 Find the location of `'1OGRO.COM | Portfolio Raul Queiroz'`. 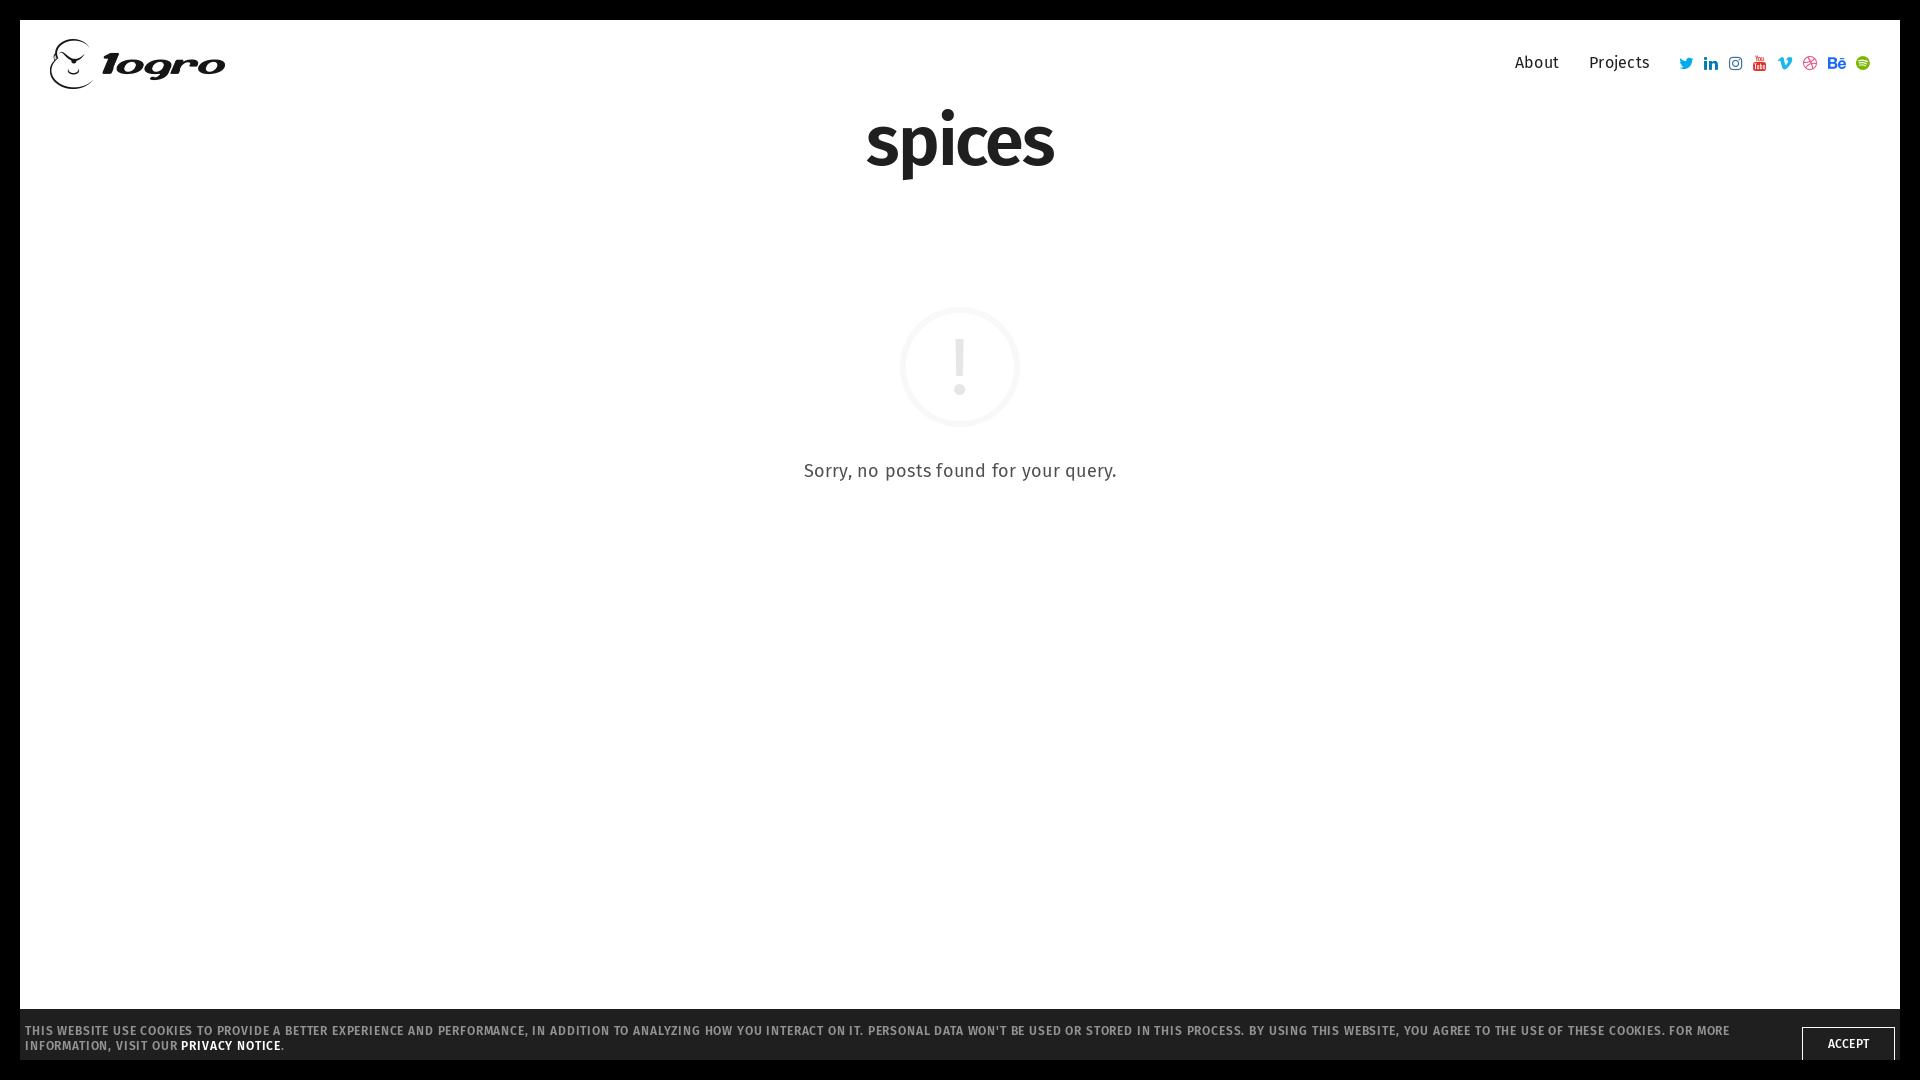

'1OGRO.COM | Portfolio Raul Queiroz' is located at coordinates (136, 61).